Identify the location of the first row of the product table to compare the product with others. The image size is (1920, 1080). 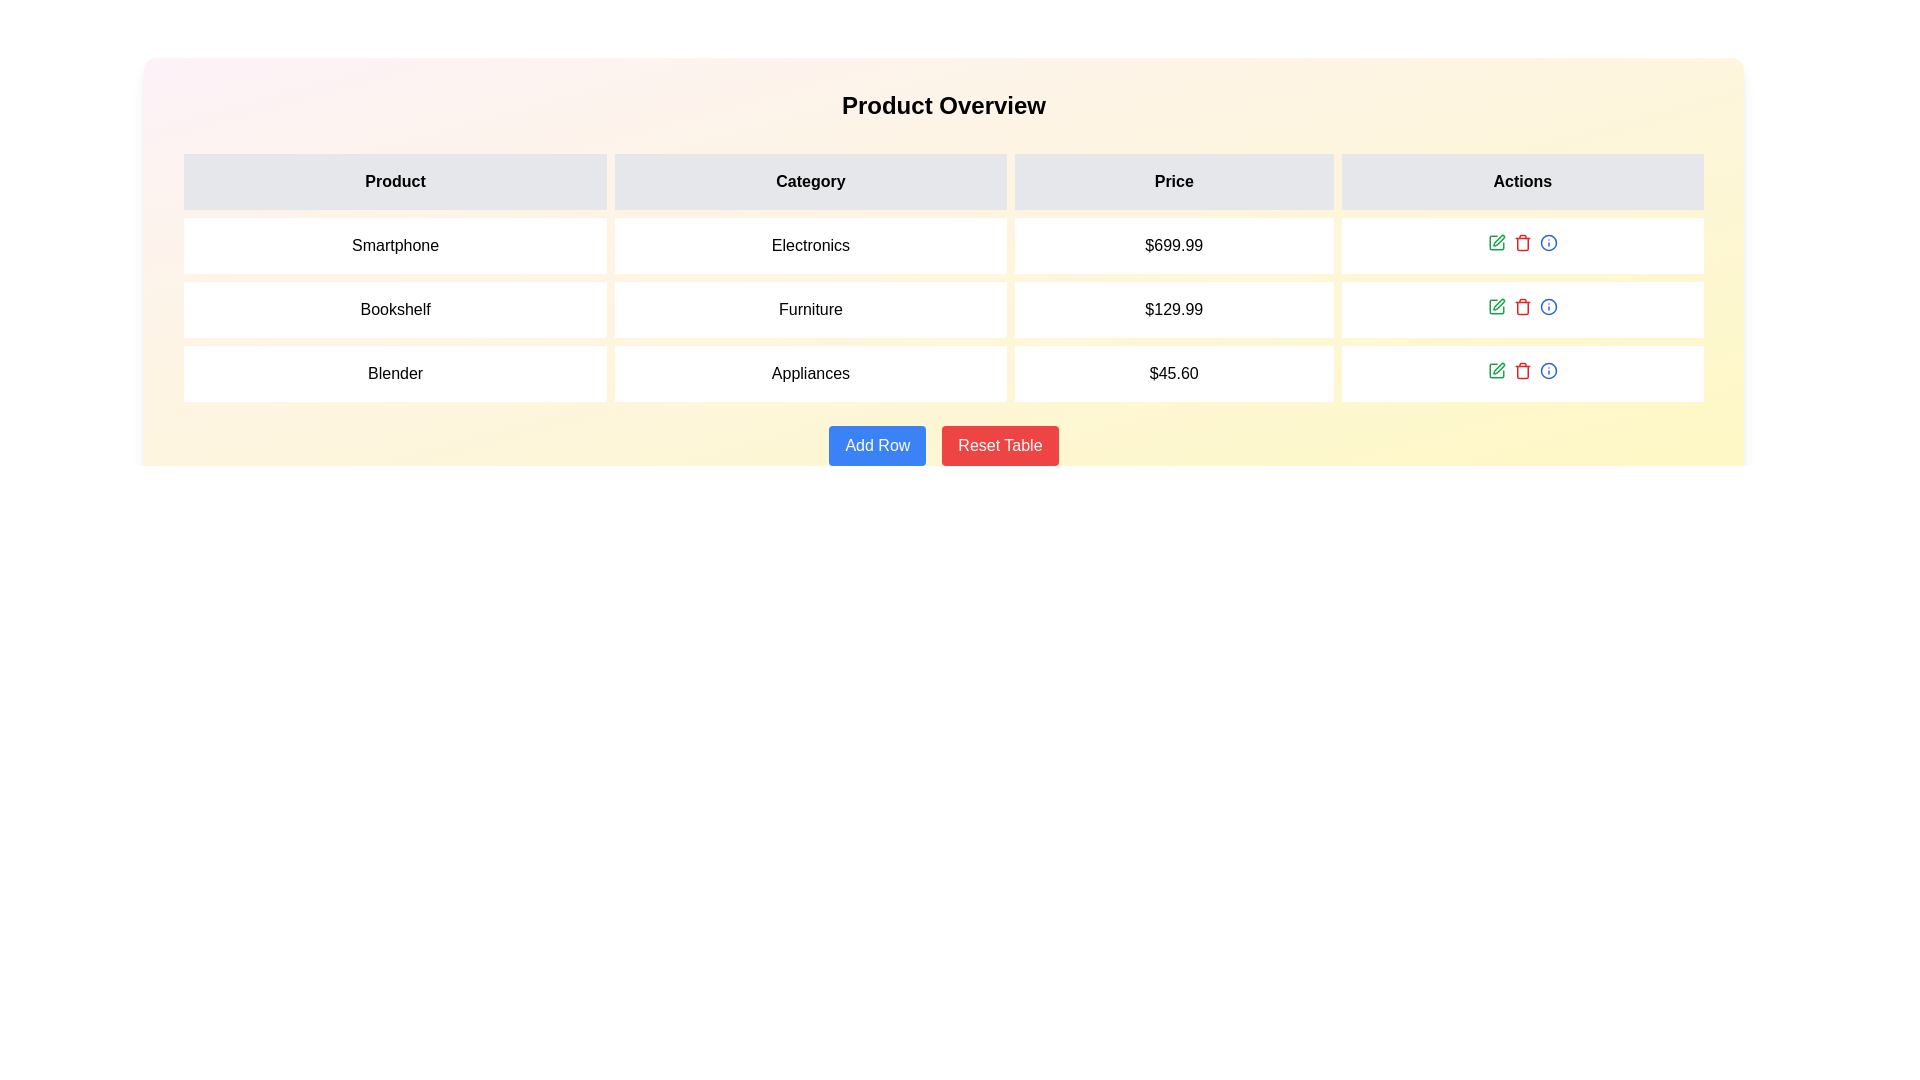
(943, 245).